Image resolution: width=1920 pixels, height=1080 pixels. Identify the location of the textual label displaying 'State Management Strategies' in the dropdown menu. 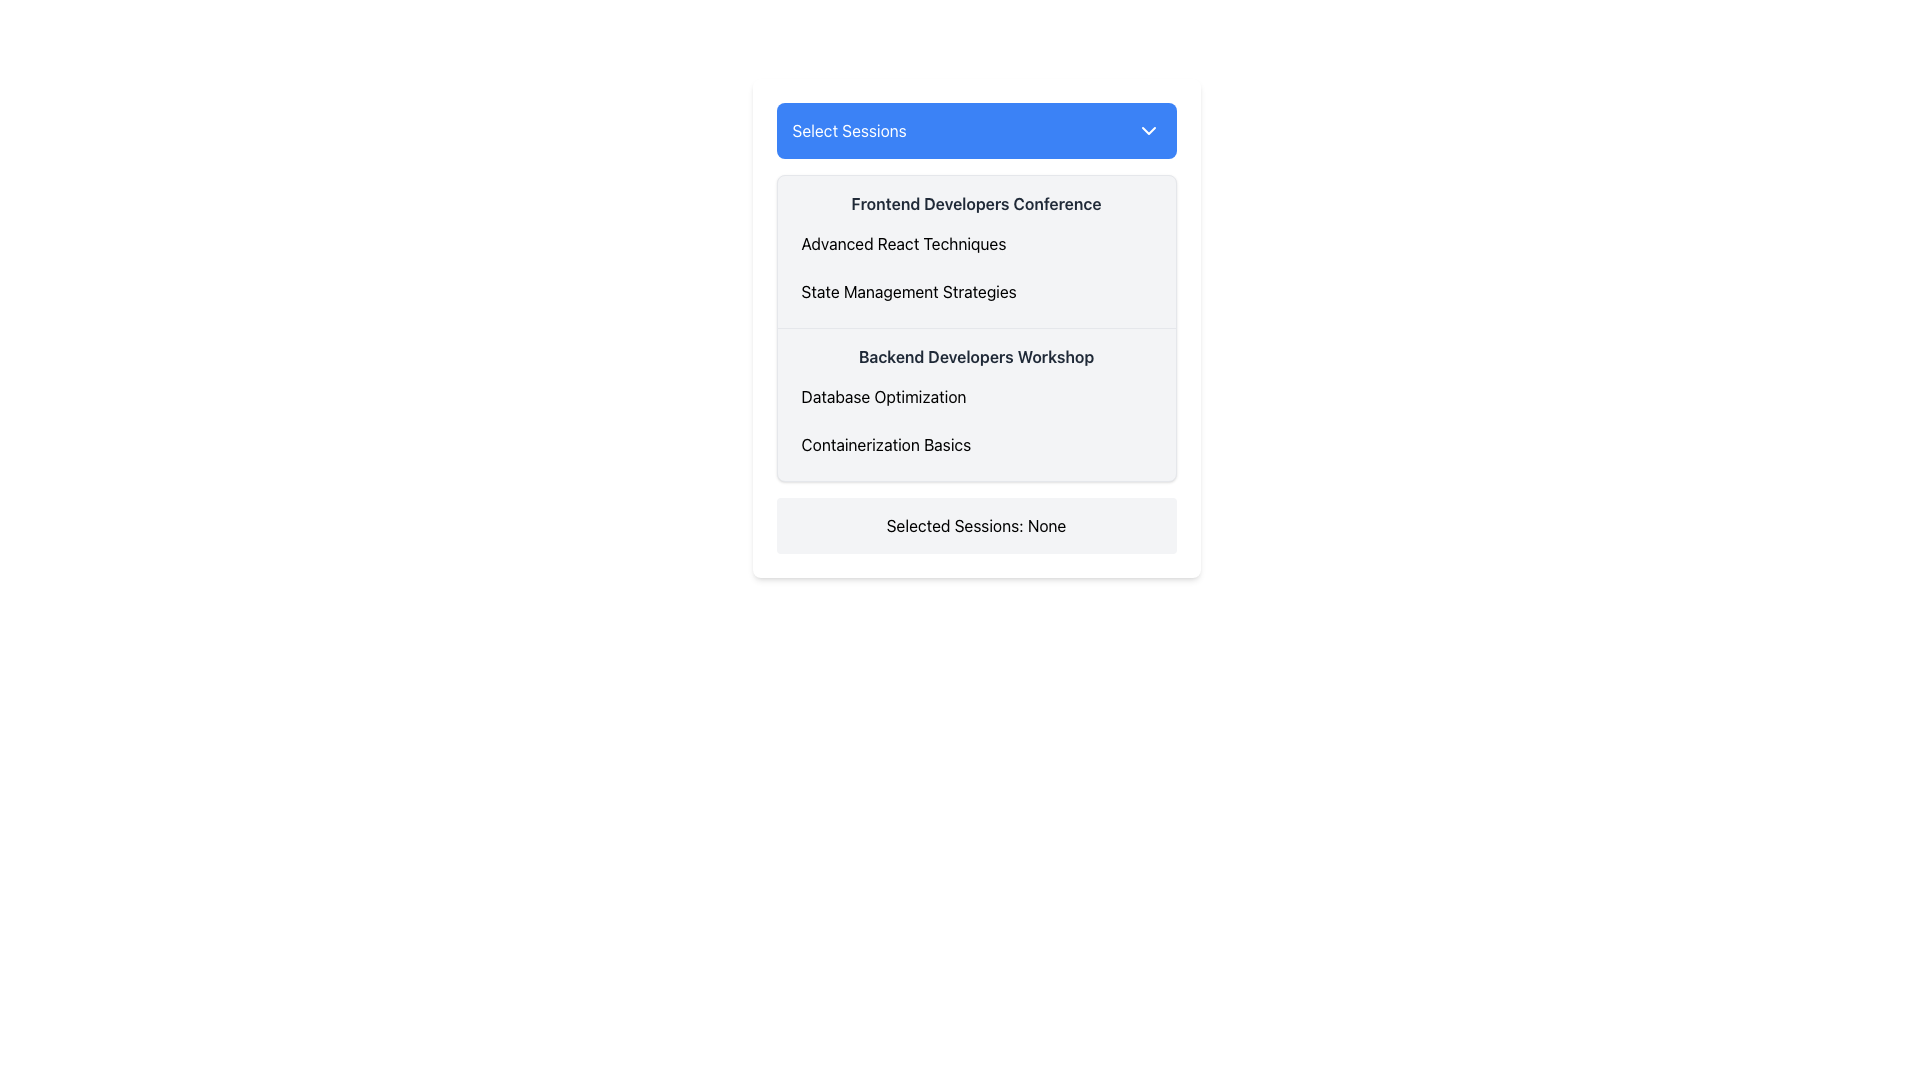
(908, 292).